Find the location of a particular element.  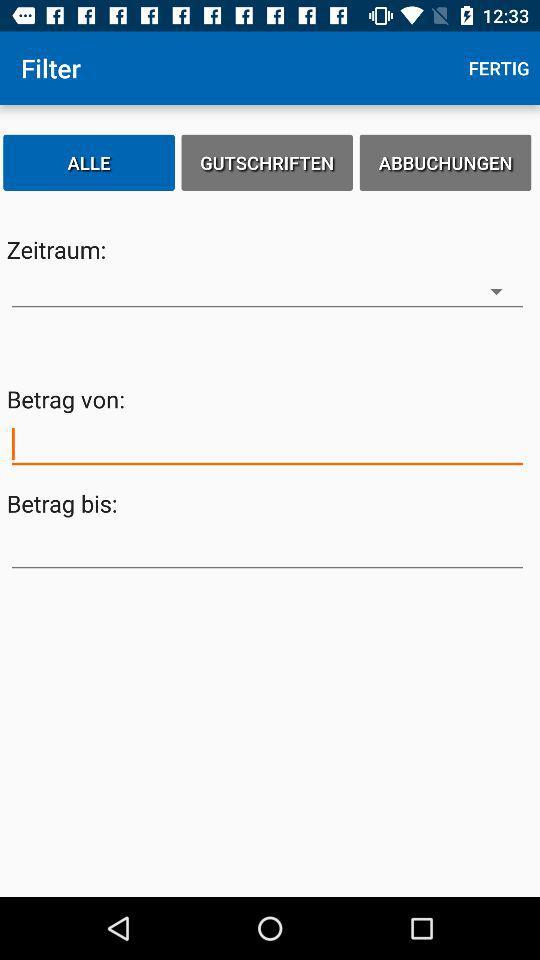

alle item is located at coordinates (88, 161).